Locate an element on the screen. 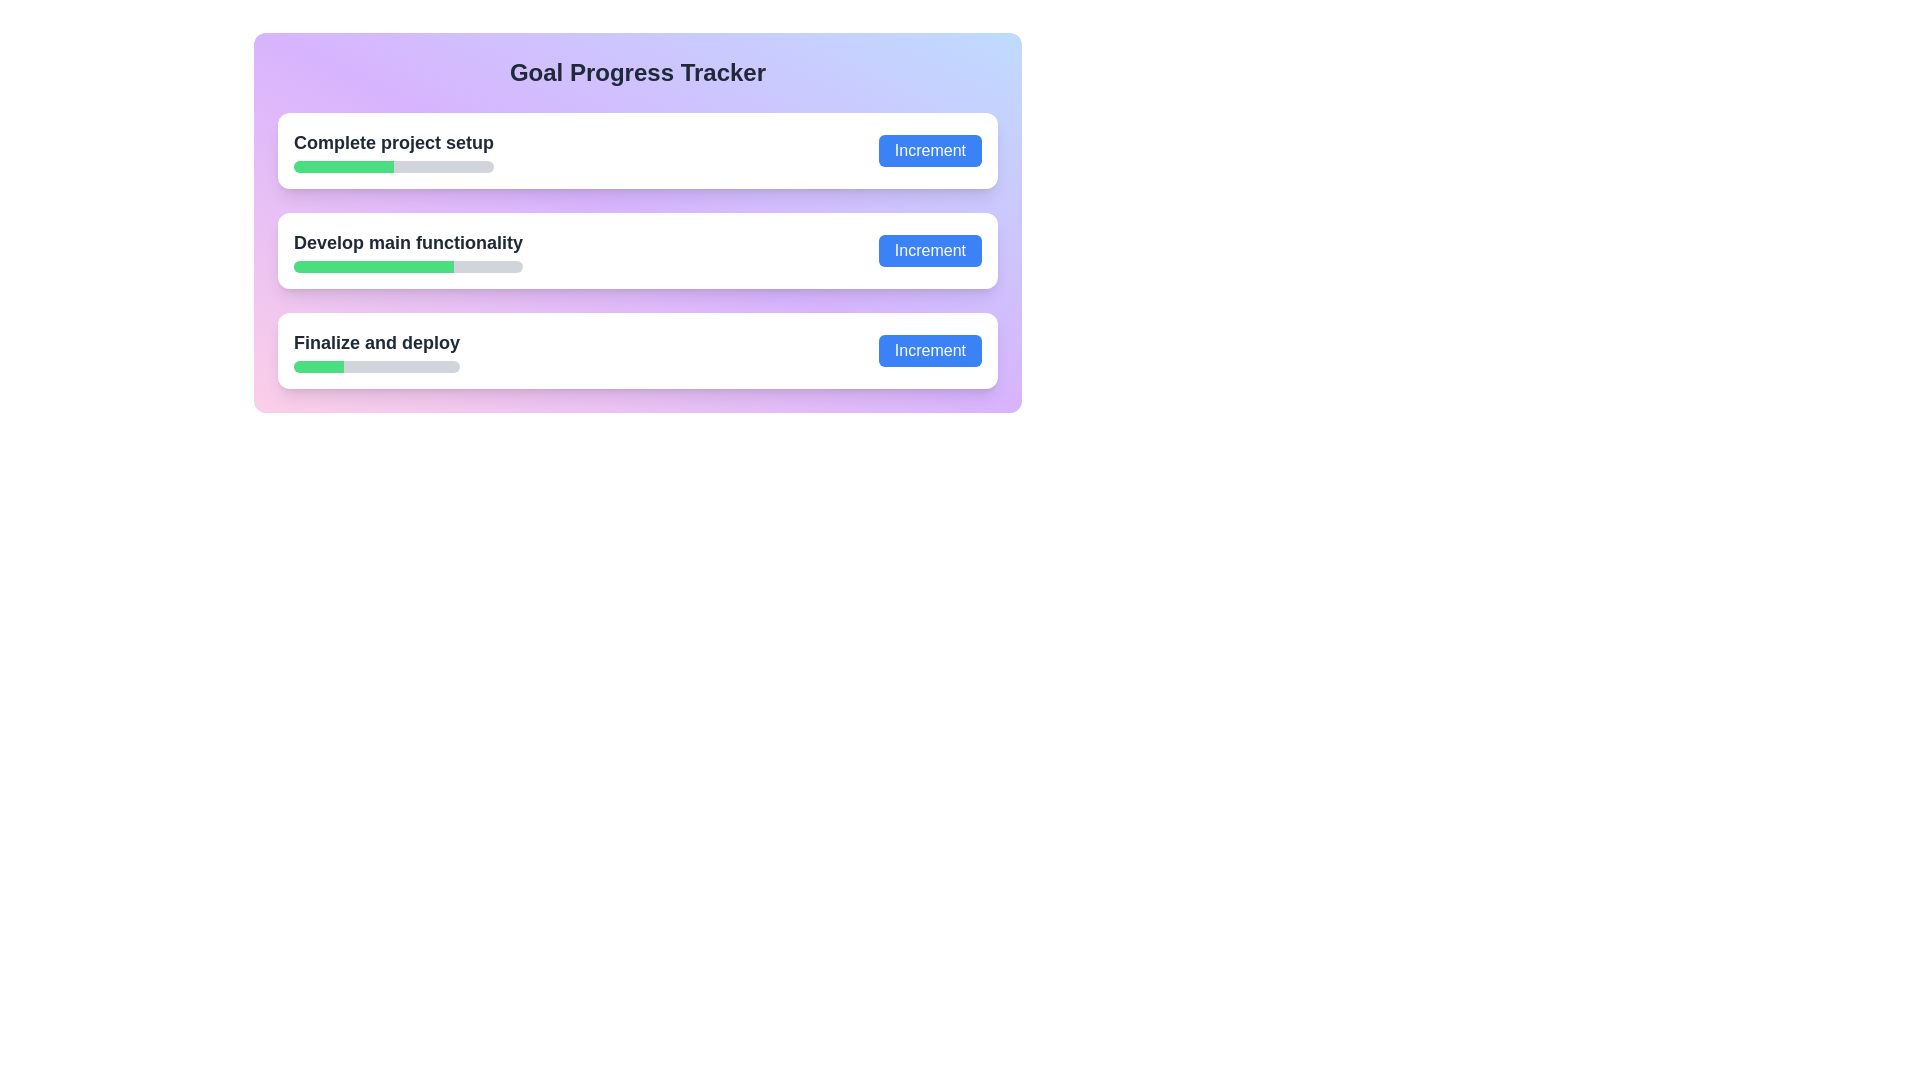 The image size is (1920, 1080). progress visually on the progress bar located beneath the text 'Finalize and deploy', which is the third progress bar in the goal tracker interface is located at coordinates (377, 366).